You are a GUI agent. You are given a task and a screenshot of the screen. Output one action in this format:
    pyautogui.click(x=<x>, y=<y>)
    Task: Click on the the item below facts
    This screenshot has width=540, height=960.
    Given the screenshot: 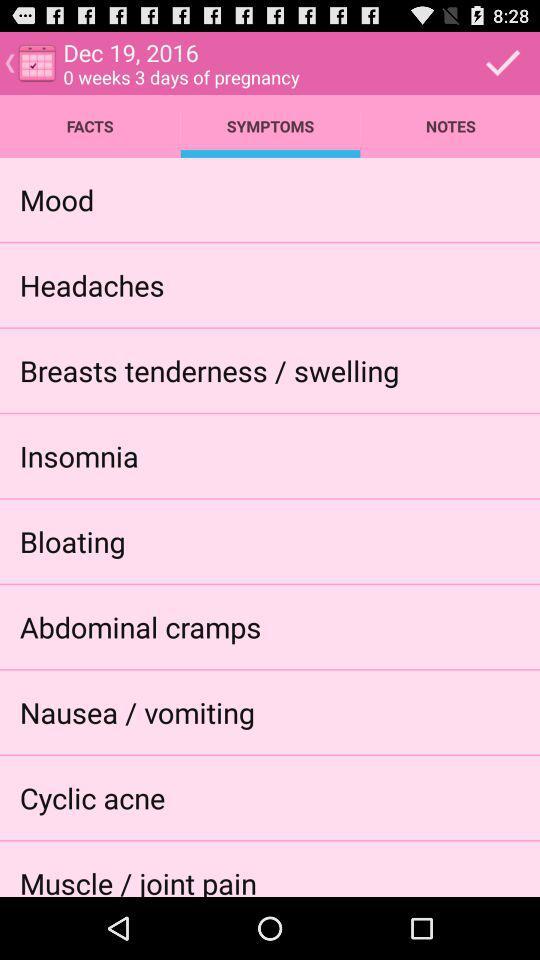 What is the action you would take?
    pyautogui.click(x=57, y=199)
    